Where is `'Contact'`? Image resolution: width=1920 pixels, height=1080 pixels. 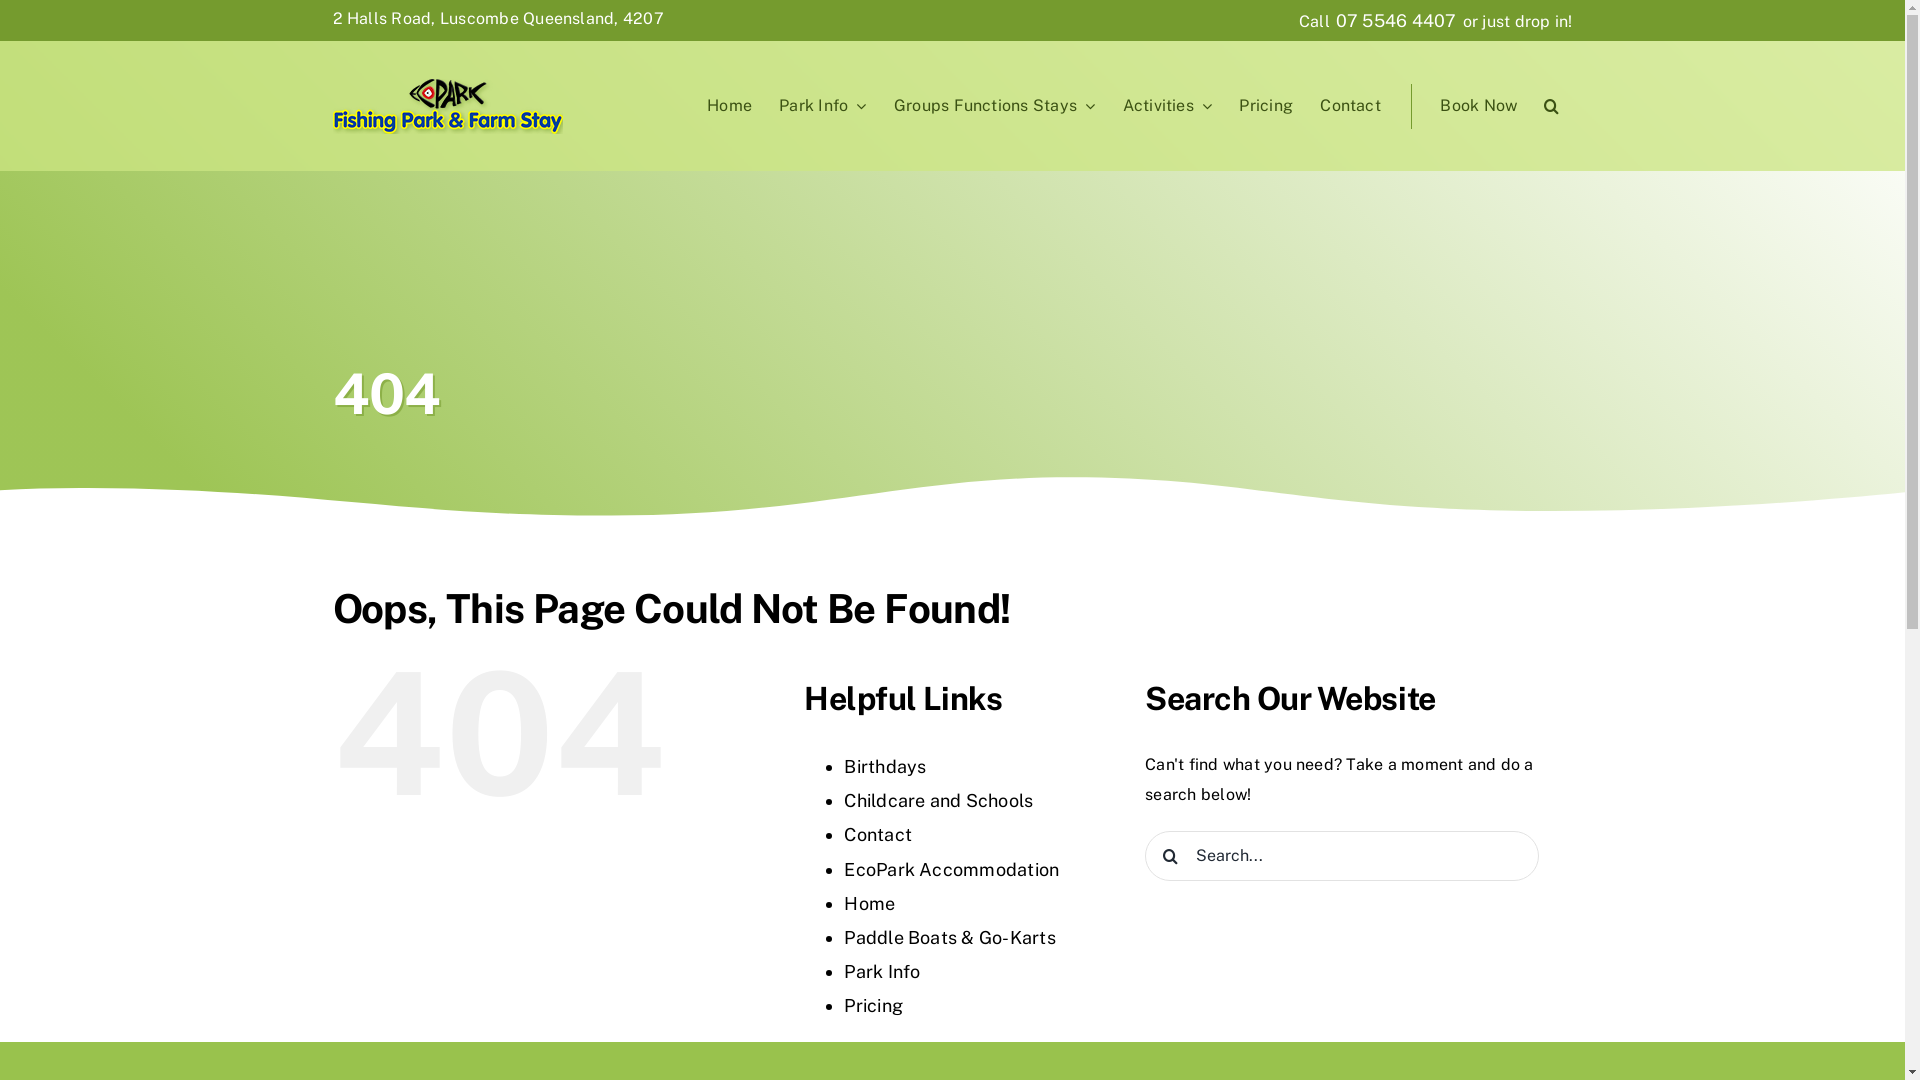
'Contact' is located at coordinates (878, 834).